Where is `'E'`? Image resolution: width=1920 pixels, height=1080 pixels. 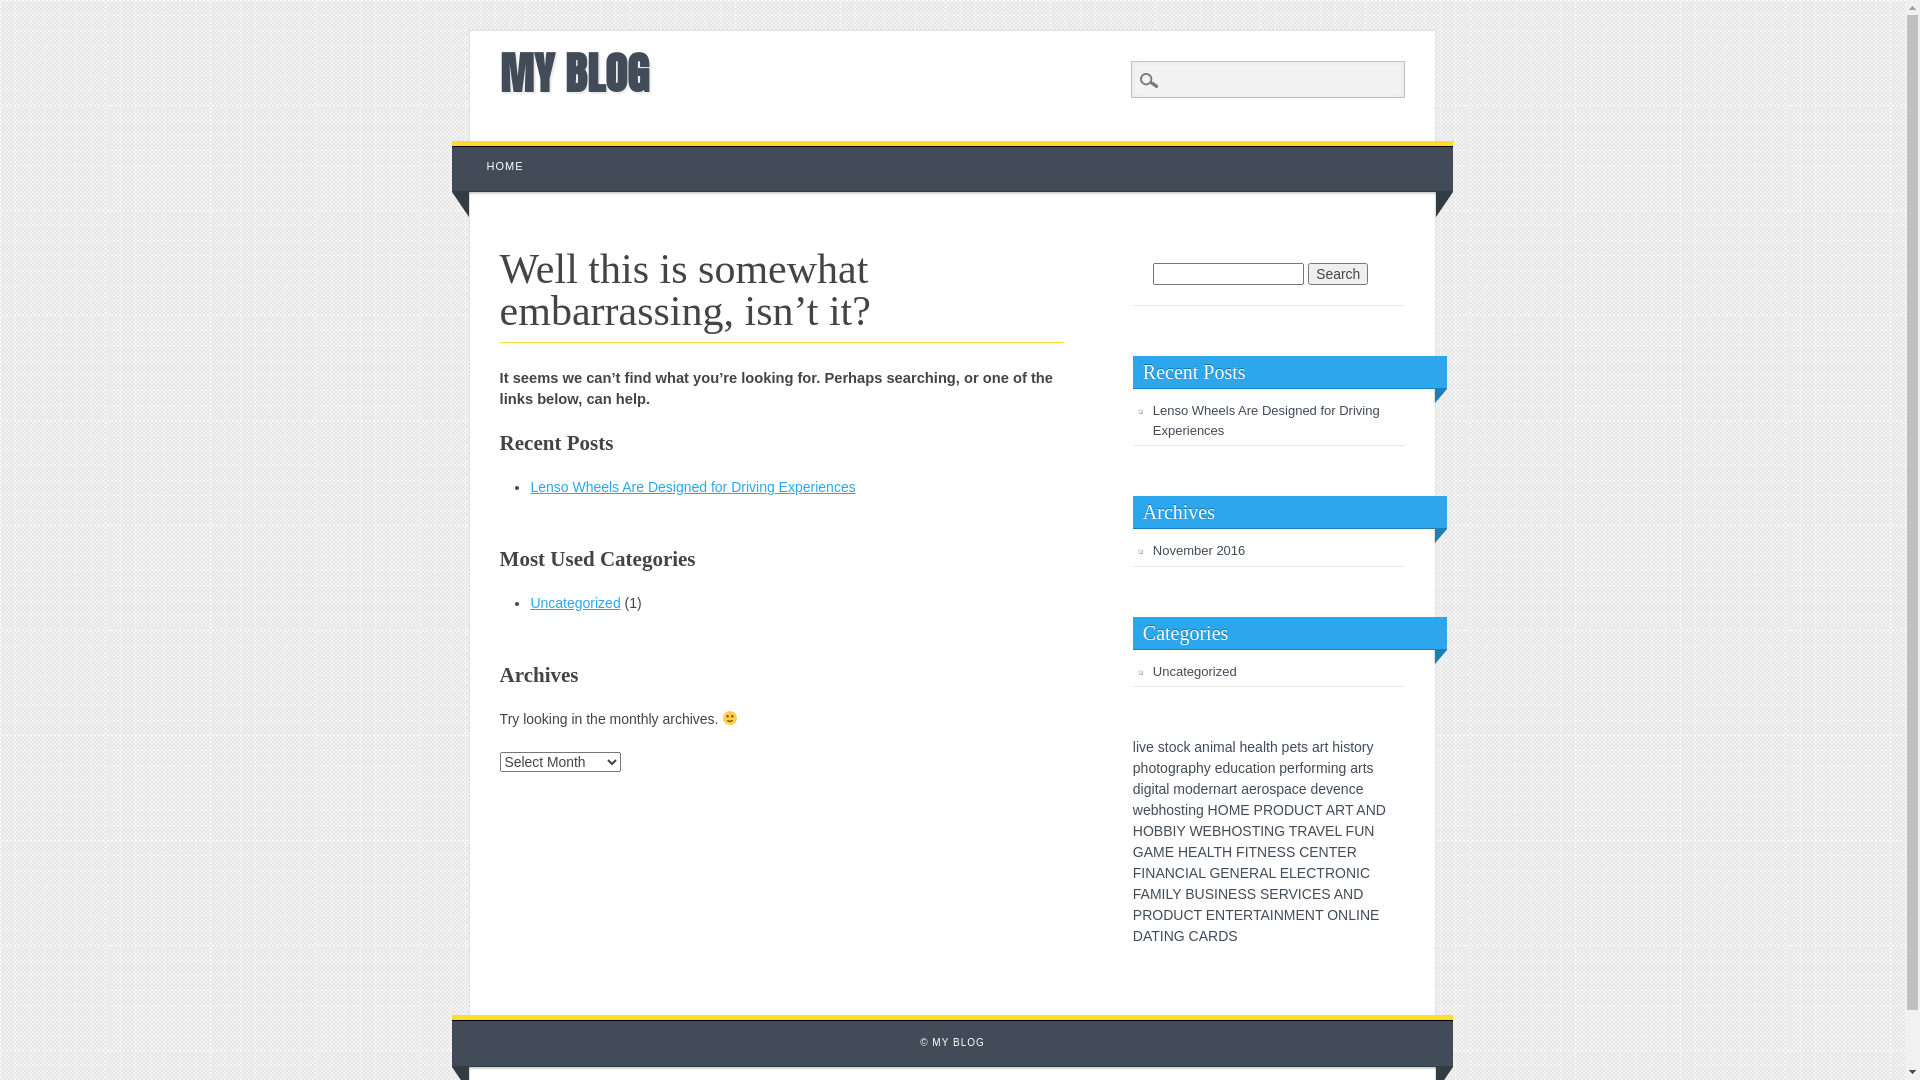
'E' is located at coordinates (1272, 893).